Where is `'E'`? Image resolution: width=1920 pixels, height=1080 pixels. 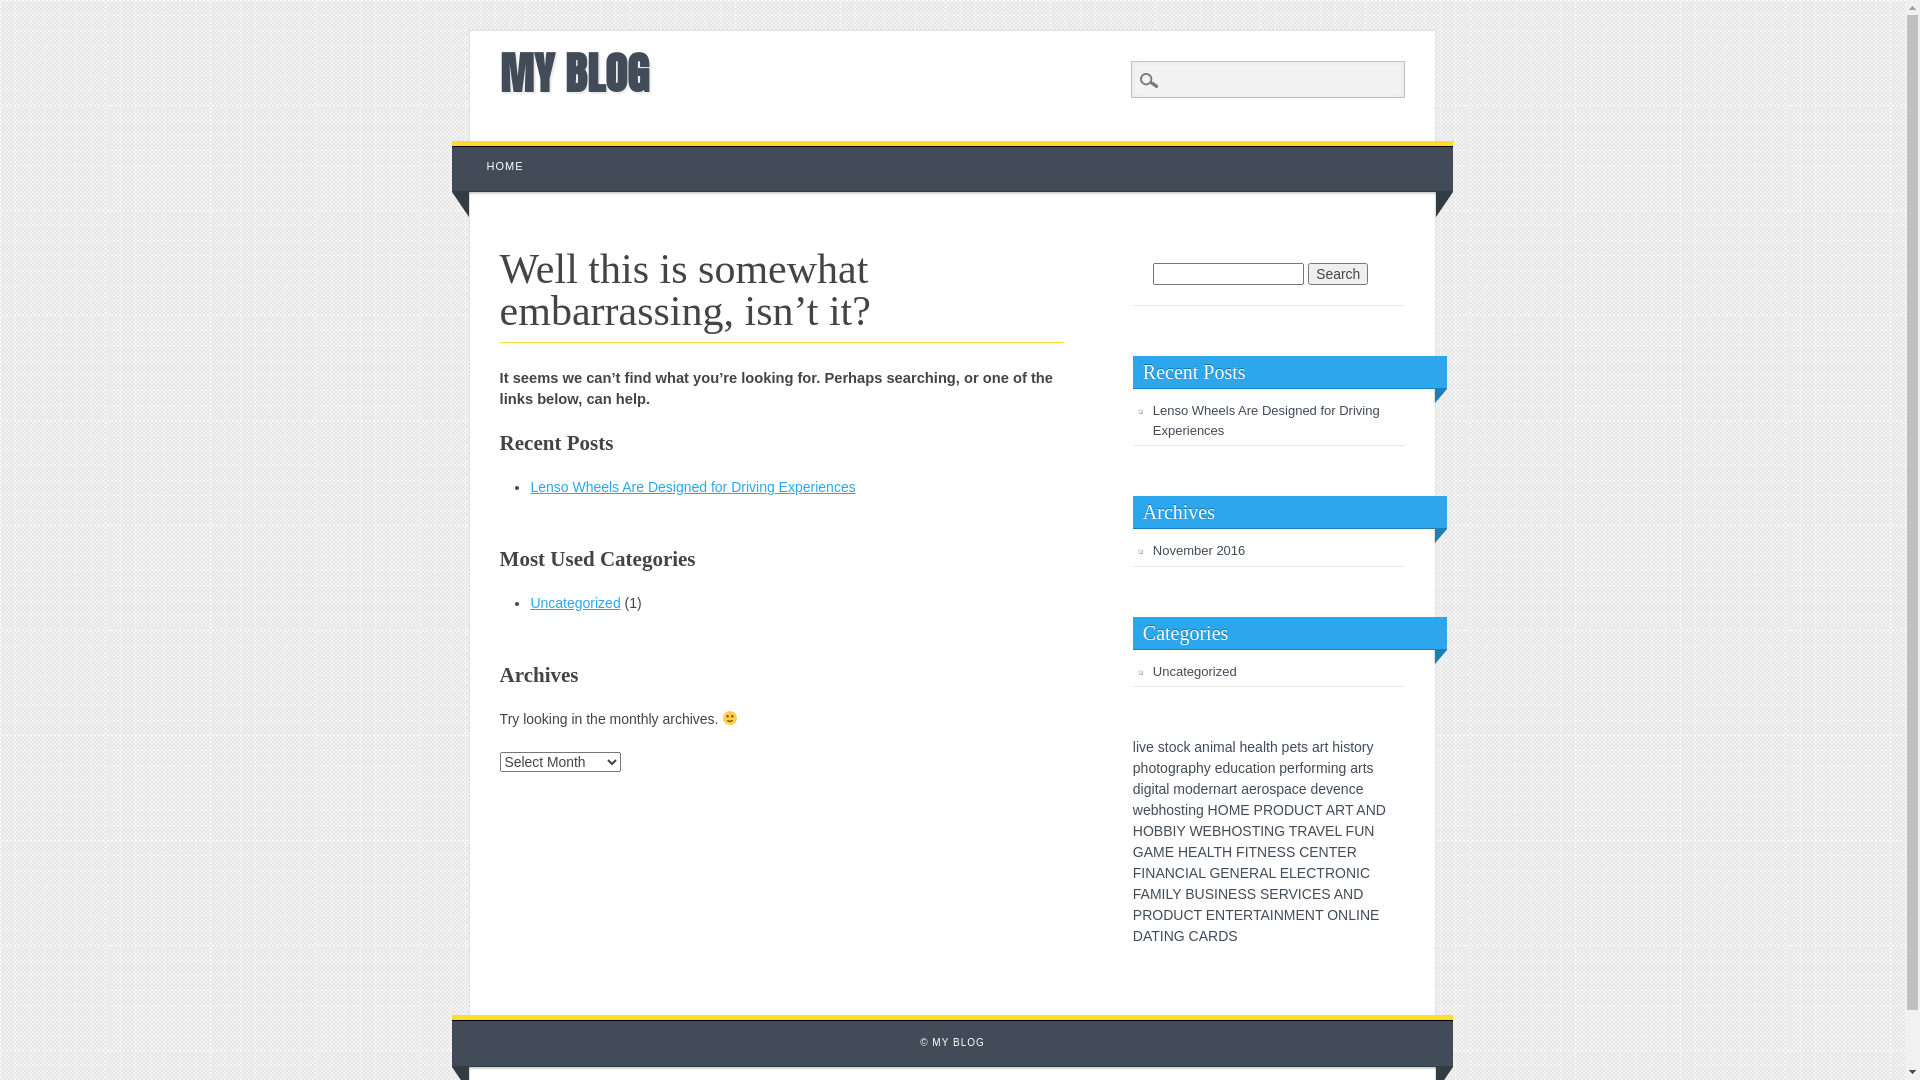
'E' is located at coordinates (1272, 893).